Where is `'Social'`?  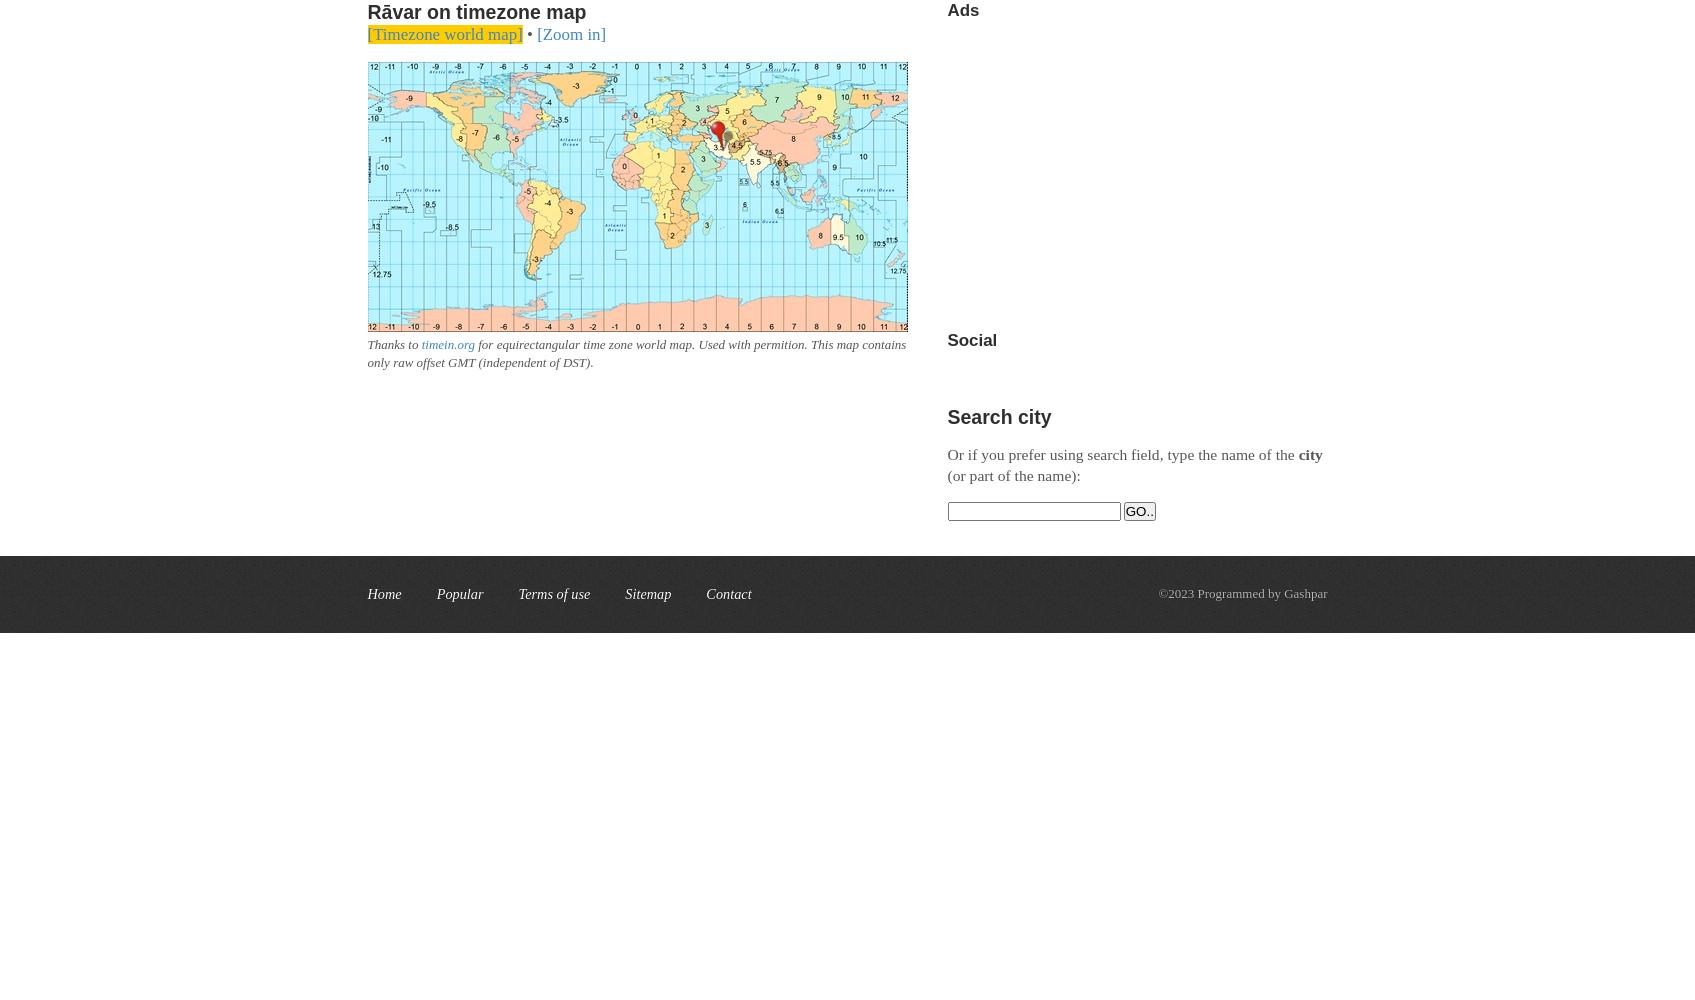 'Social' is located at coordinates (972, 339).